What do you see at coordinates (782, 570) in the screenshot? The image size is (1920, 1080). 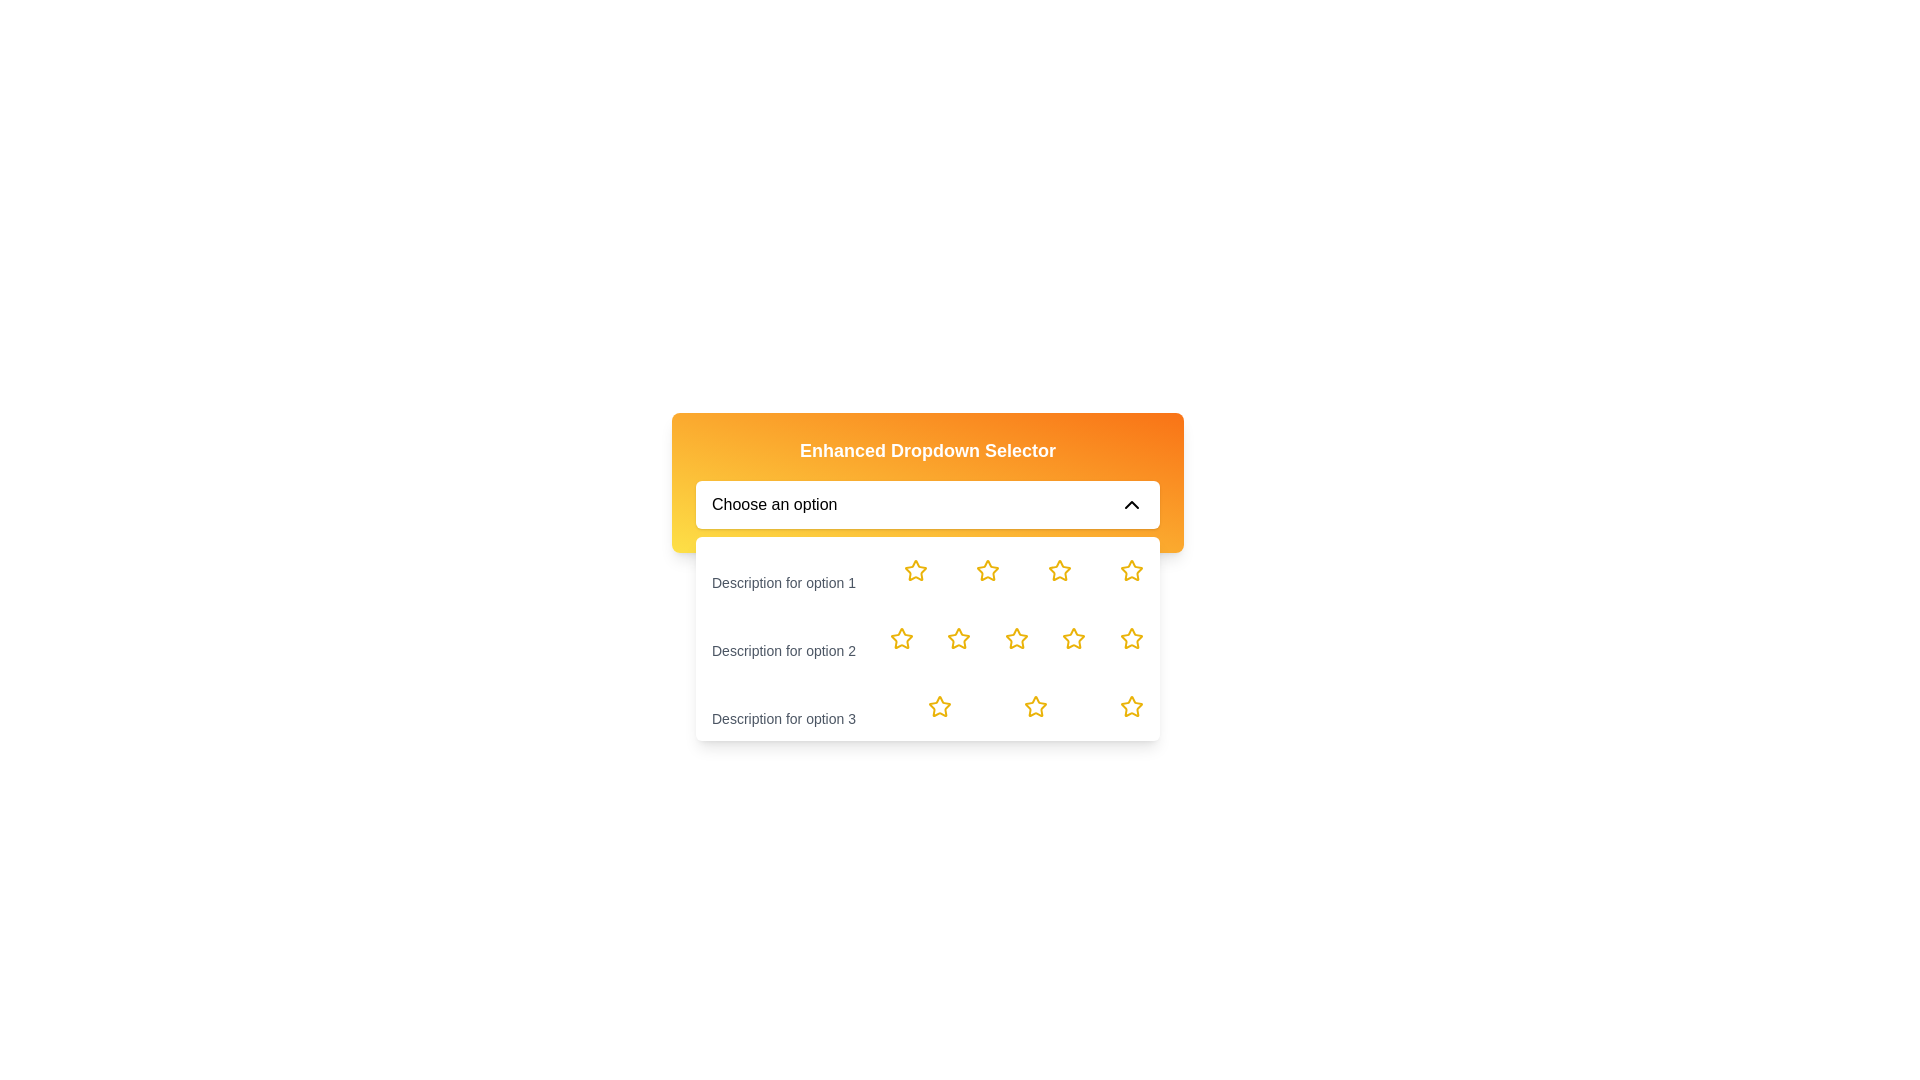 I see `the text label displaying 'Description for option 1', which is located below the title 'Option 1' in the dropdown menu` at bounding box center [782, 570].